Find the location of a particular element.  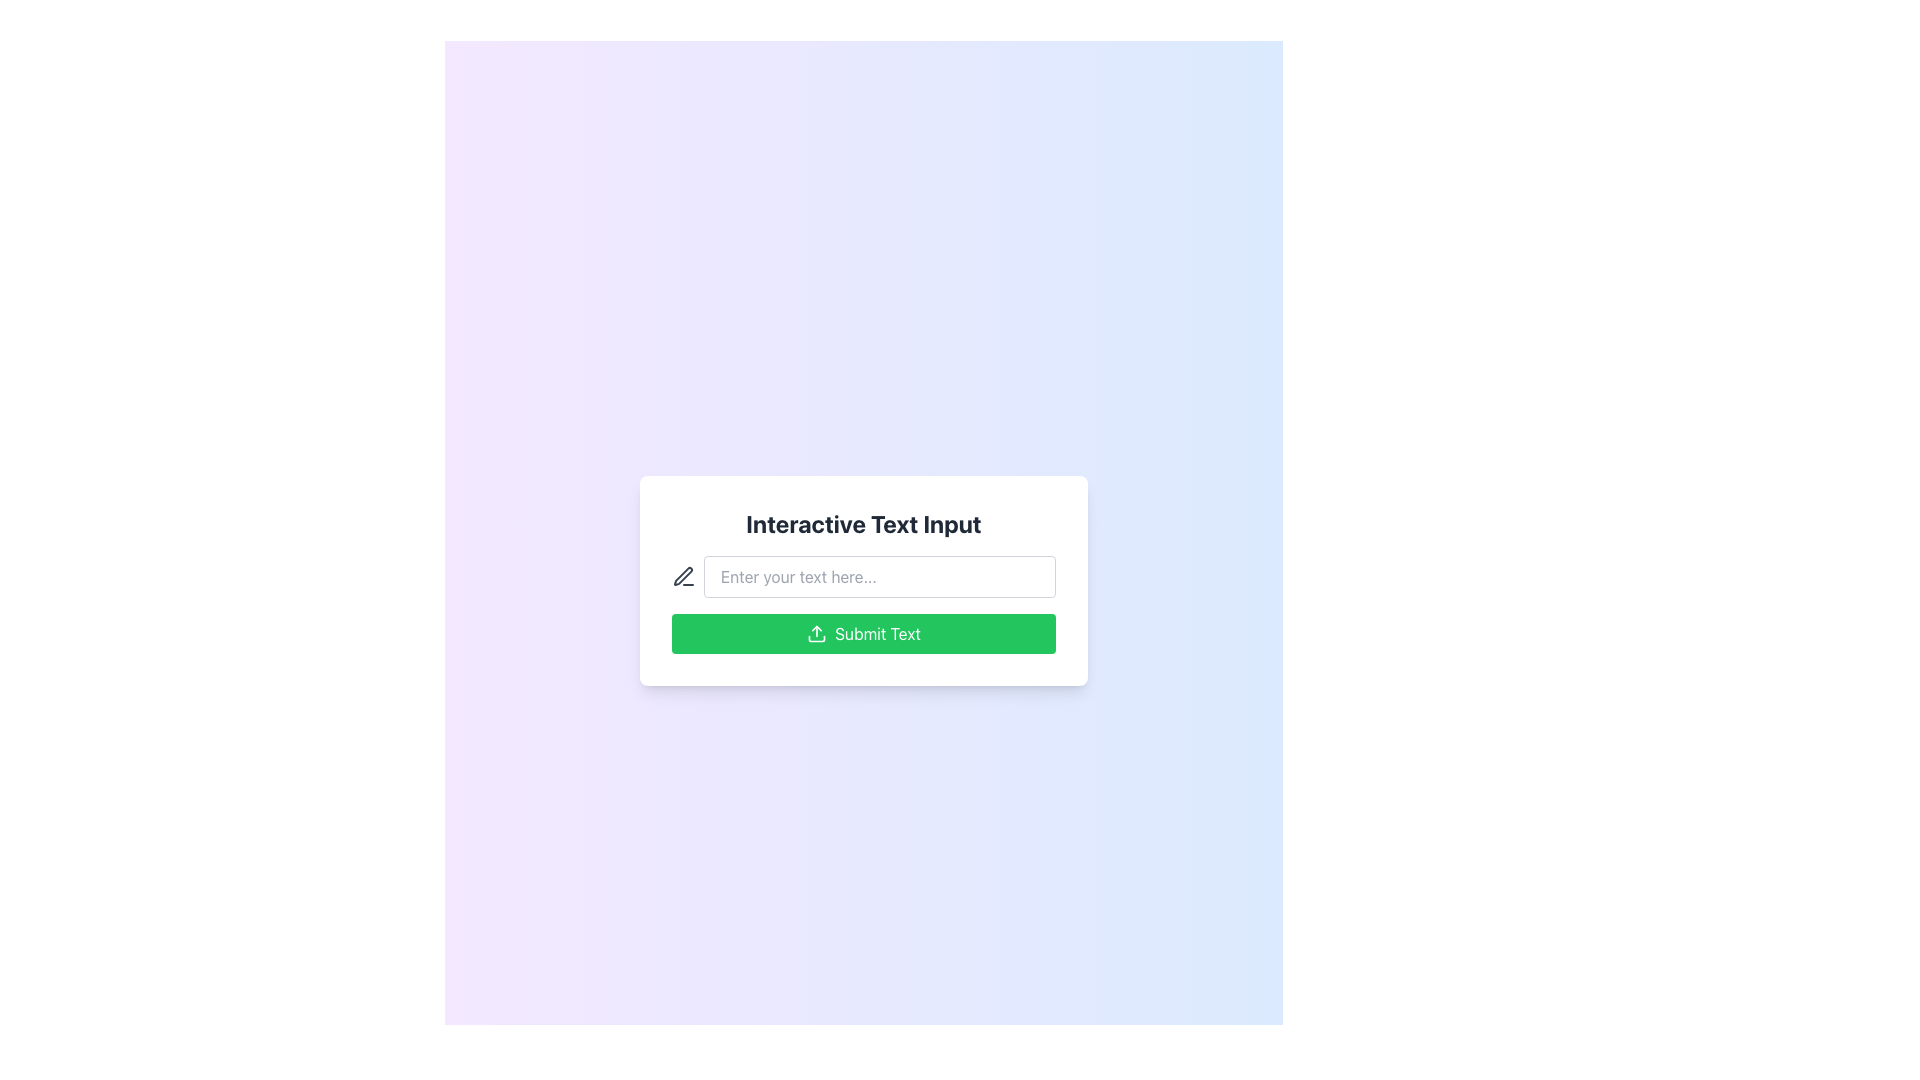

the upload icon located to the left of the 'Submit Text' label within the green submission button is located at coordinates (817, 633).